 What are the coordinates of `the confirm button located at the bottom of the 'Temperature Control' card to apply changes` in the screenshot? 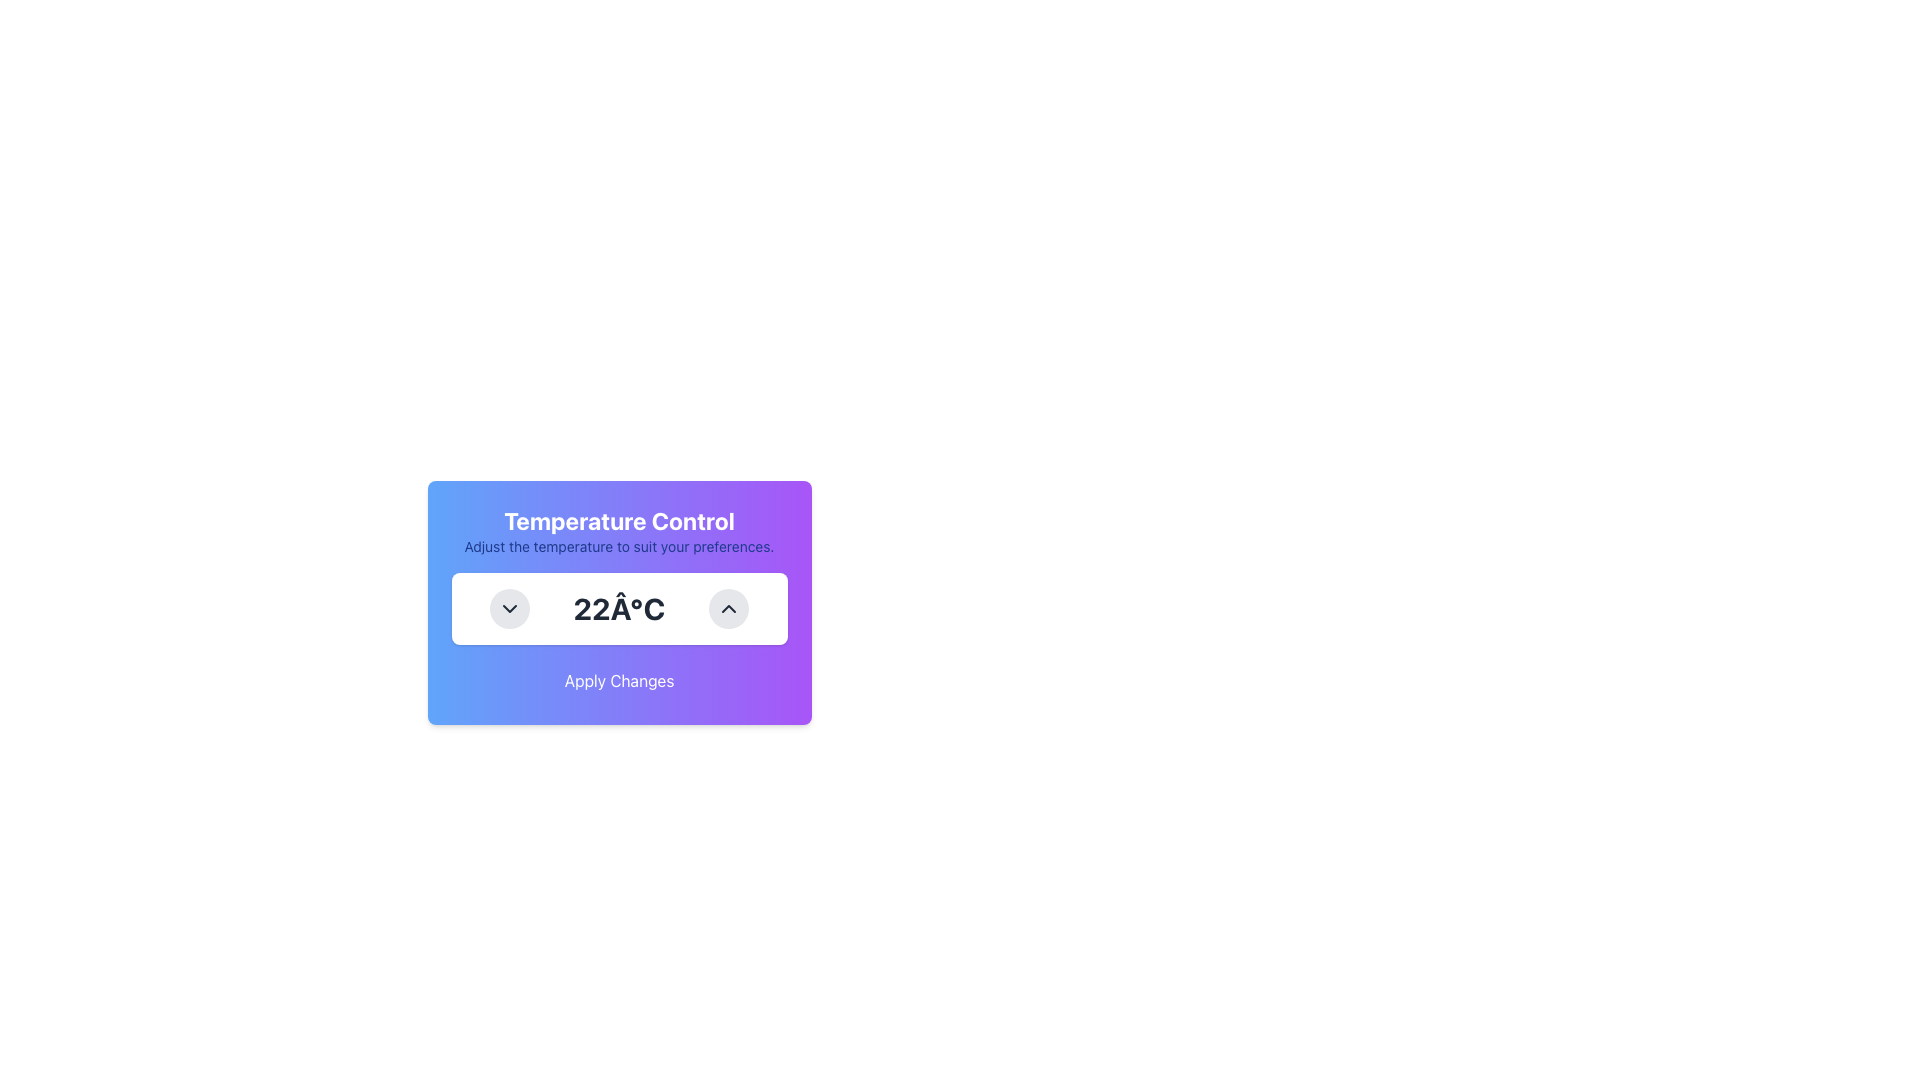 It's located at (618, 680).